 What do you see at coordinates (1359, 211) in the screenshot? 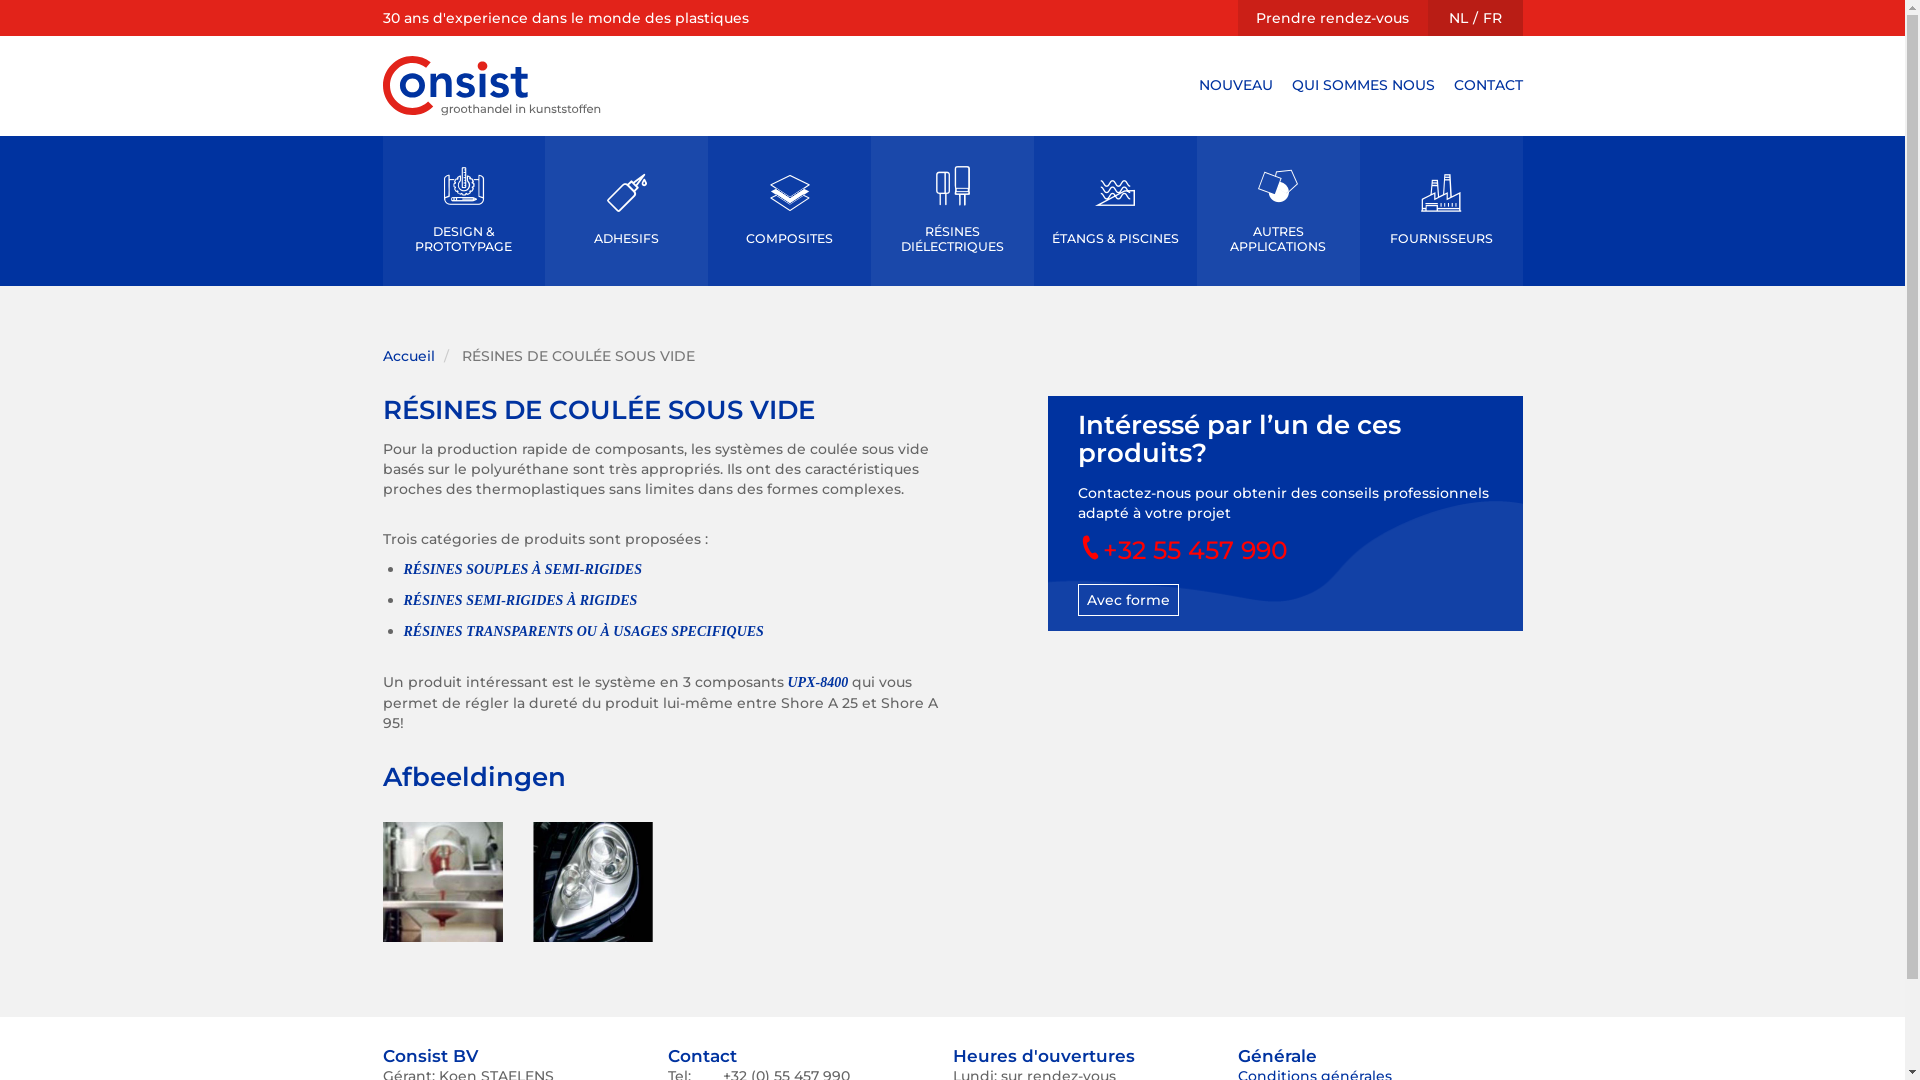
I see `'FOURNISSEURS'` at bounding box center [1359, 211].